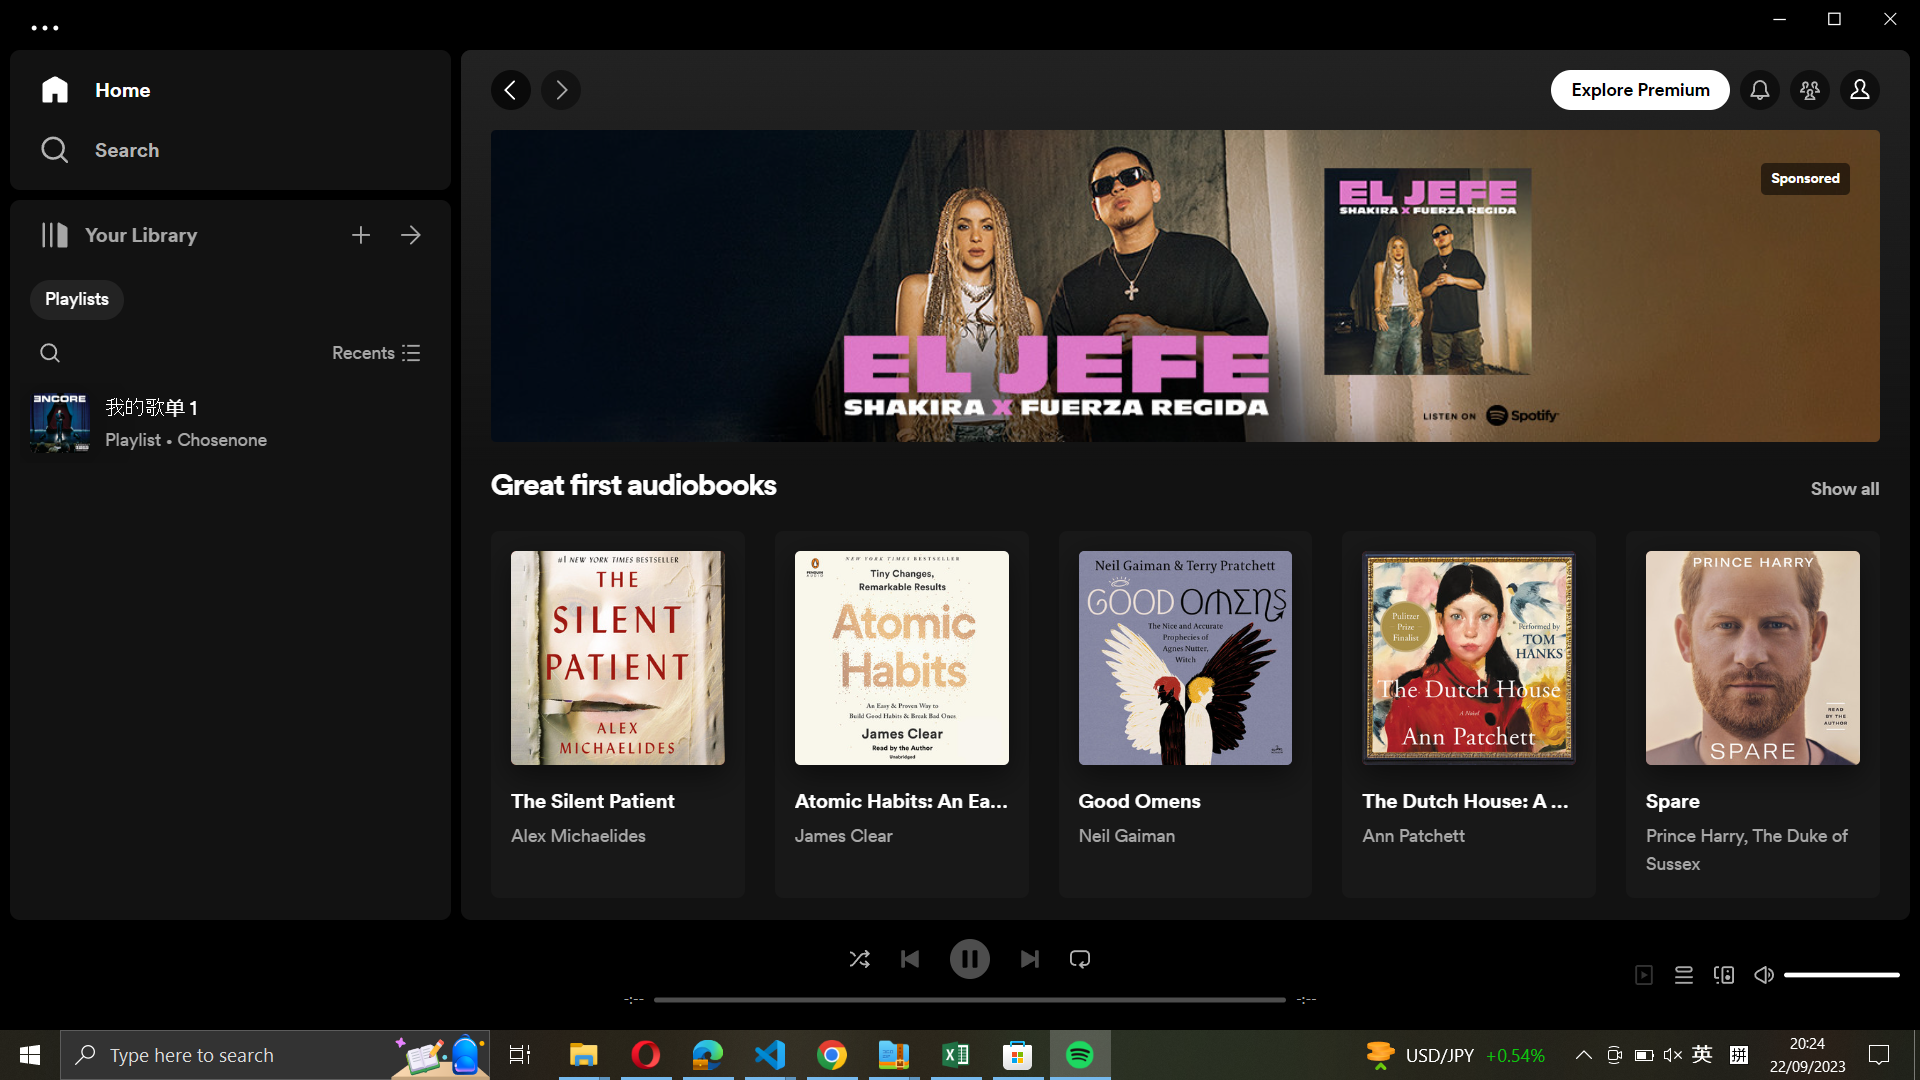 The image size is (1920, 1080). I want to click on Shut down recent audio book files, so click(376, 350).